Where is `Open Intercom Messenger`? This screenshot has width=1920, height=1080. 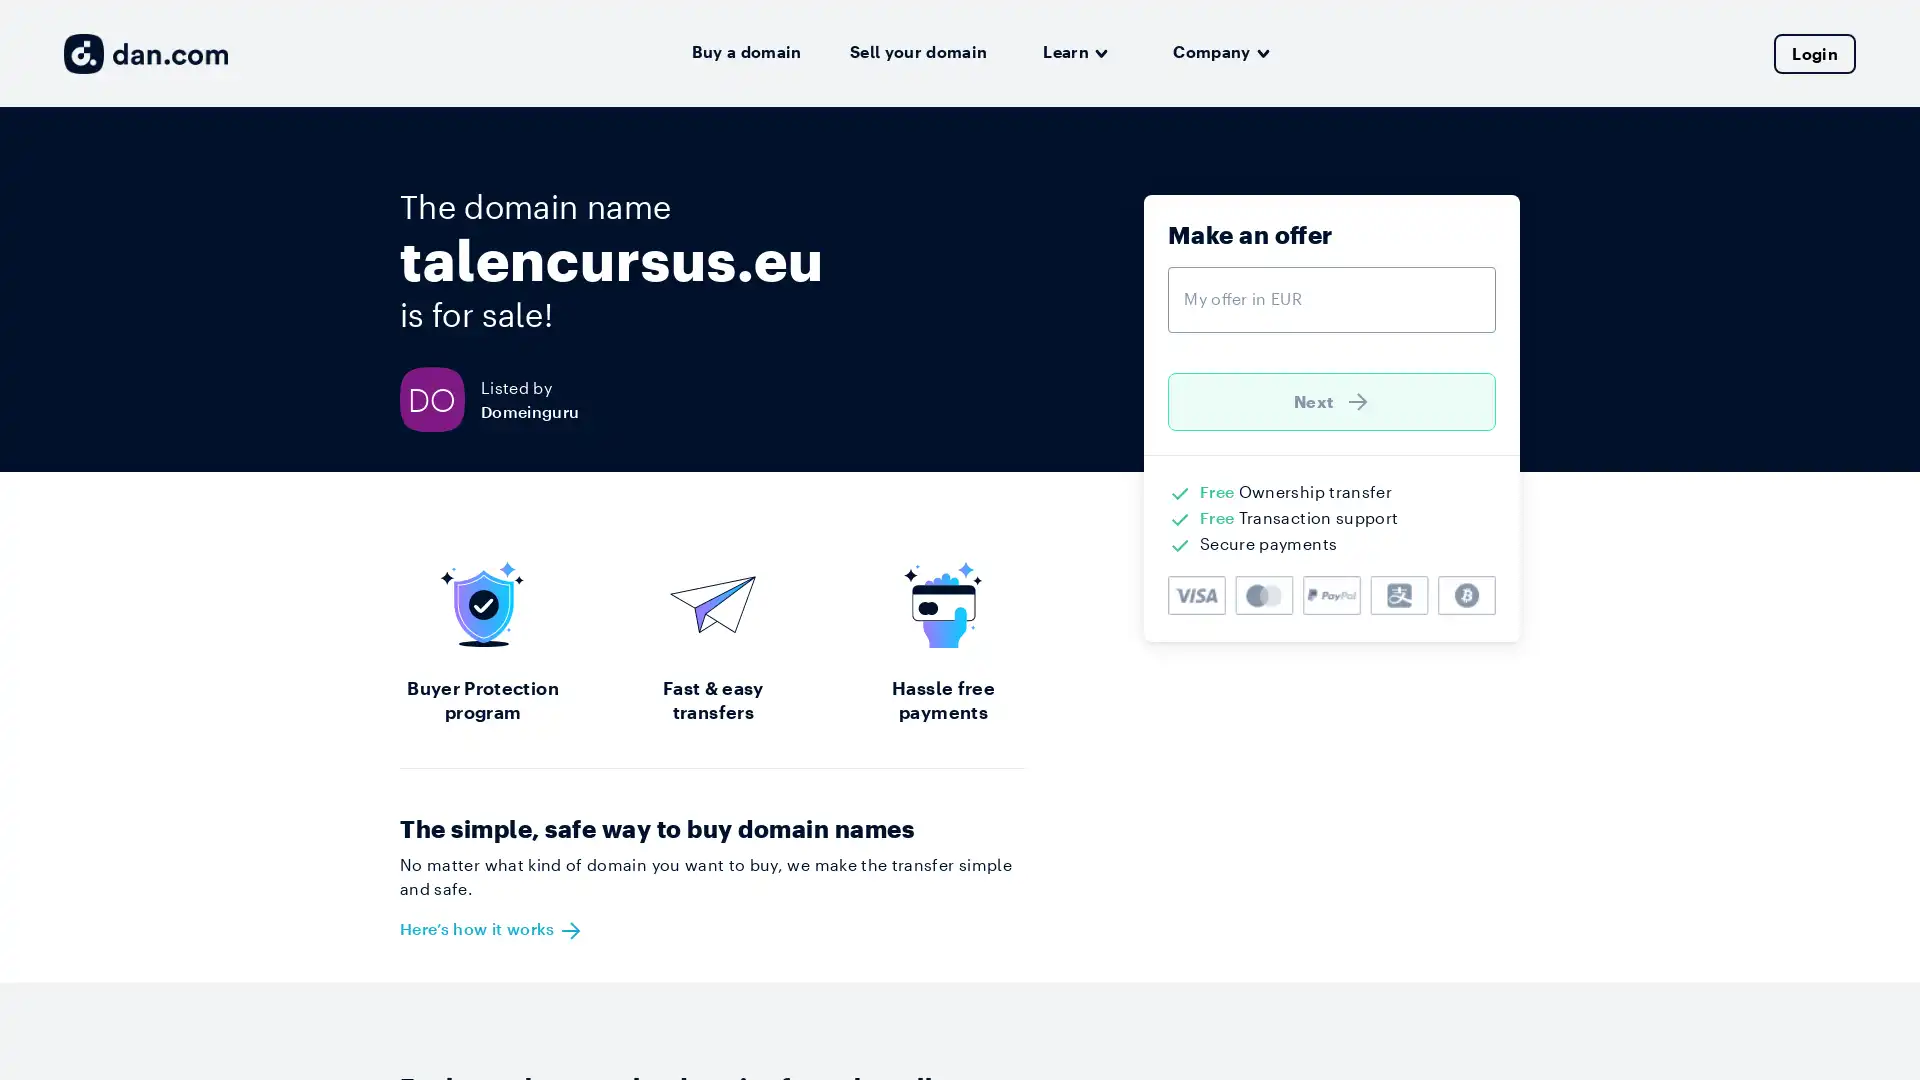
Open Intercom Messenger is located at coordinates (1869, 1029).